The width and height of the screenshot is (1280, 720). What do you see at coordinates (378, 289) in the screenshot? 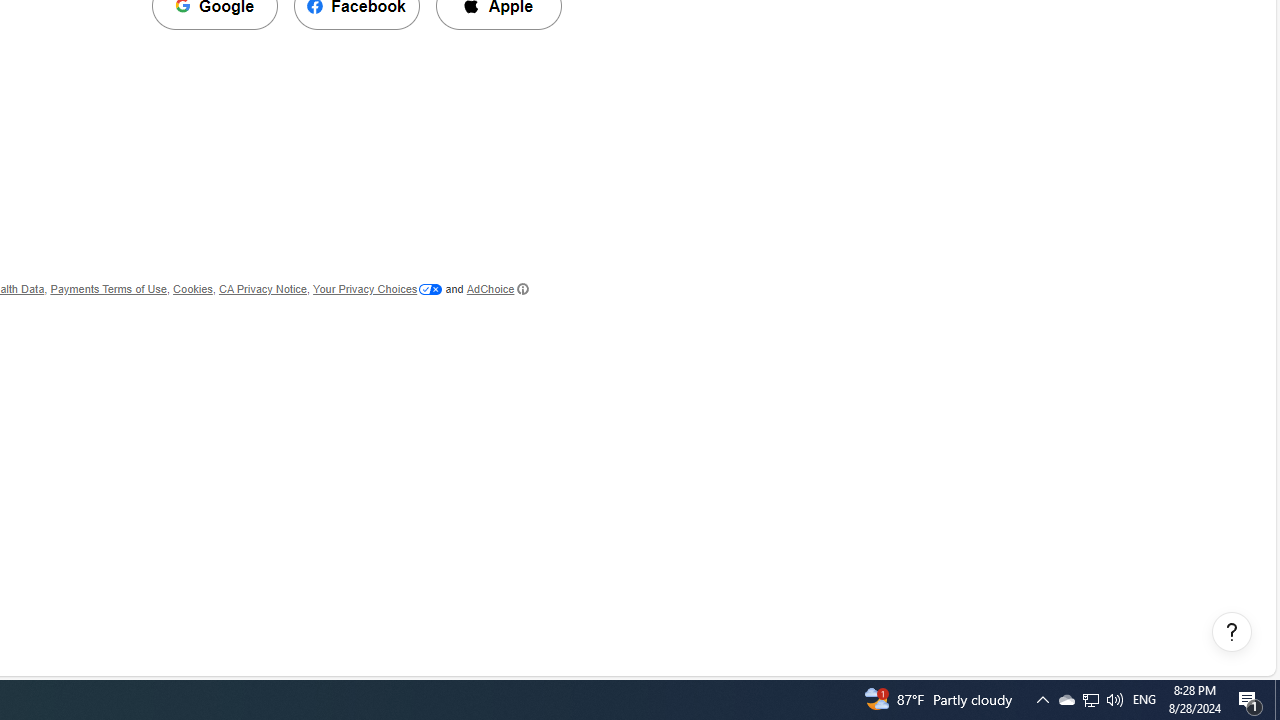
I see `'Your Privacy Choices'` at bounding box center [378, 289].